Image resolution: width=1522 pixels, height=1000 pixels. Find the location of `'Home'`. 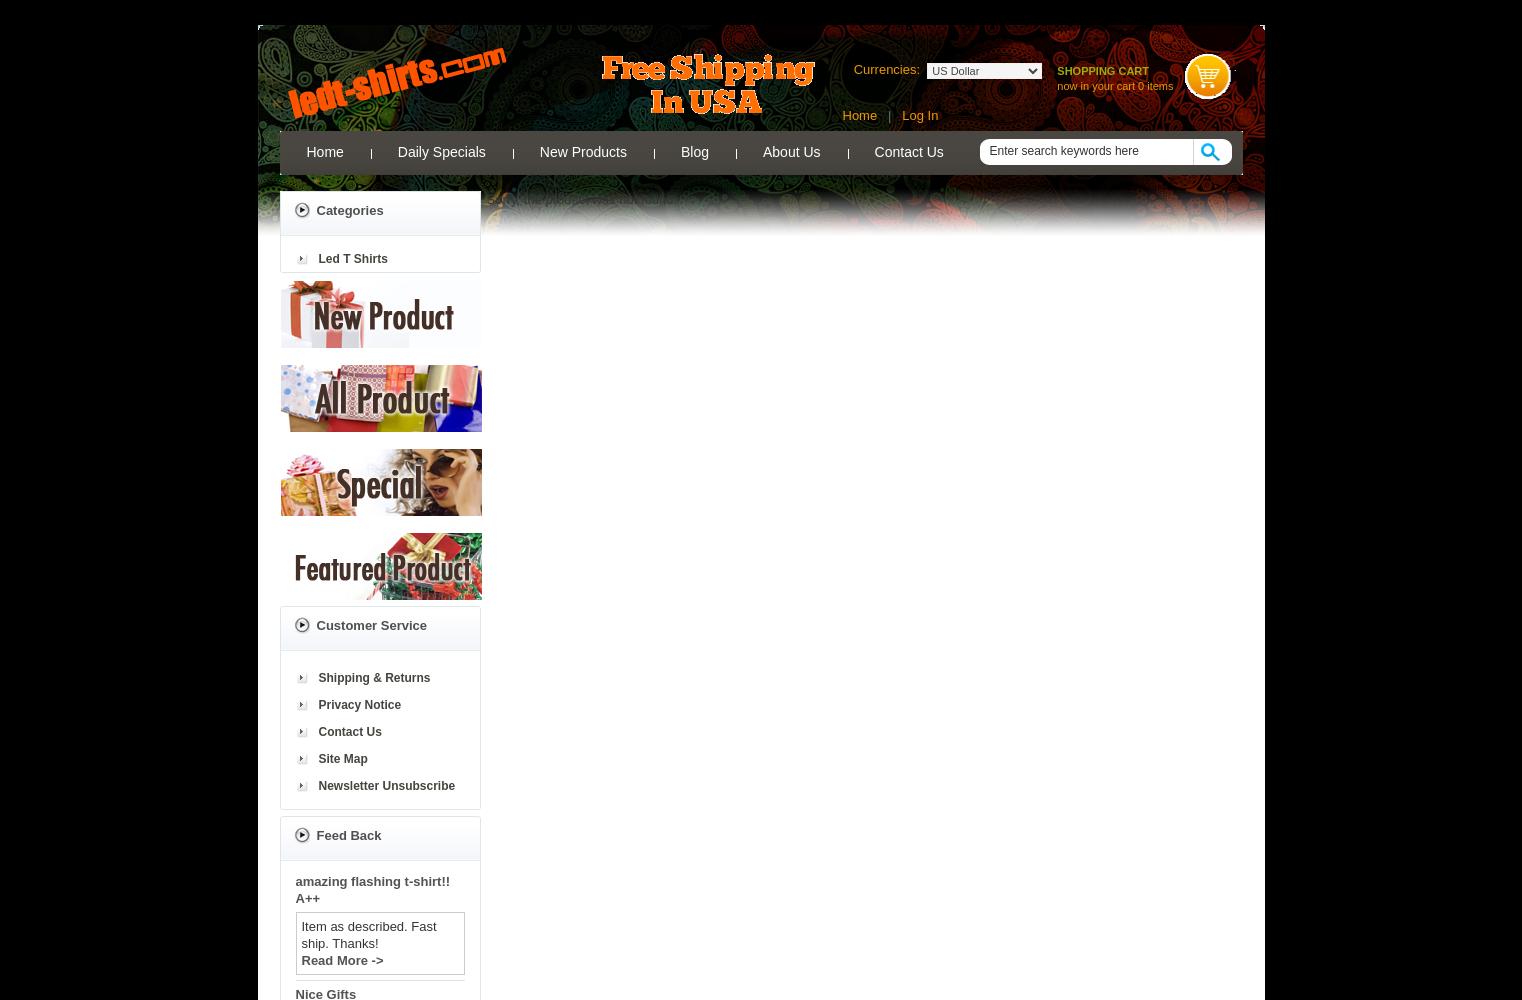

'Home' is located at coordinates (841, 114).